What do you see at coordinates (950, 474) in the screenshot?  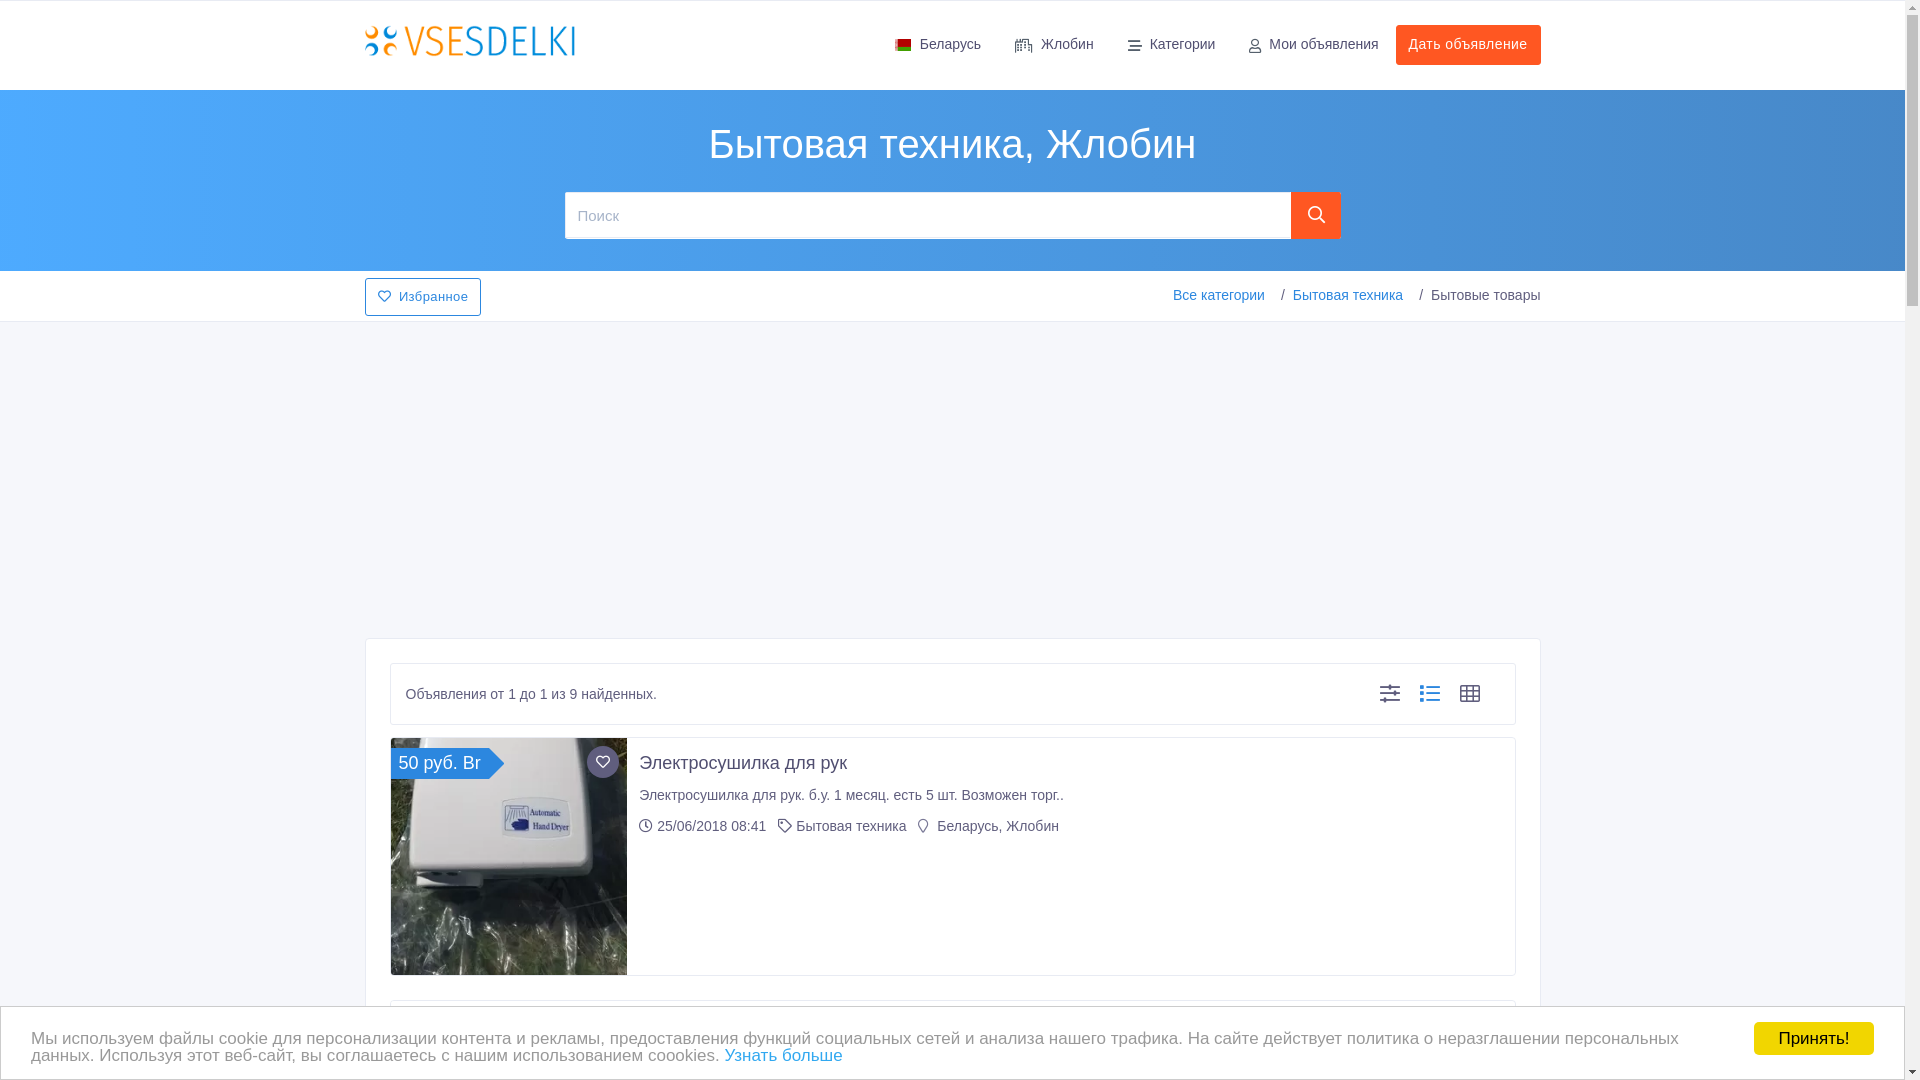 I see `'Advertisement'` at bounding box center [950, 474].